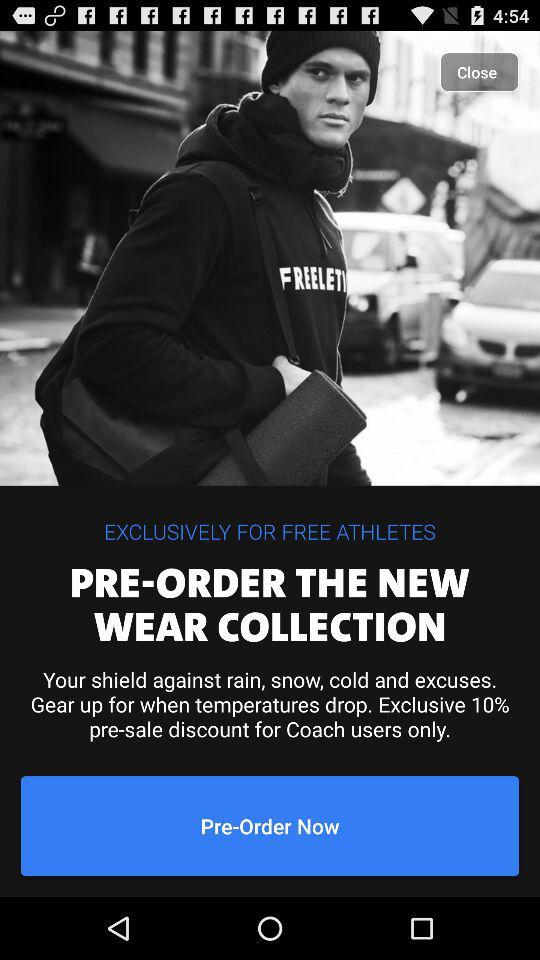 The width and height of the screenshot is (540, 960). What do you see at coordinates (270, 704) in the screenshot?
I see `the your shield against item` at bounding box center [270, 704].